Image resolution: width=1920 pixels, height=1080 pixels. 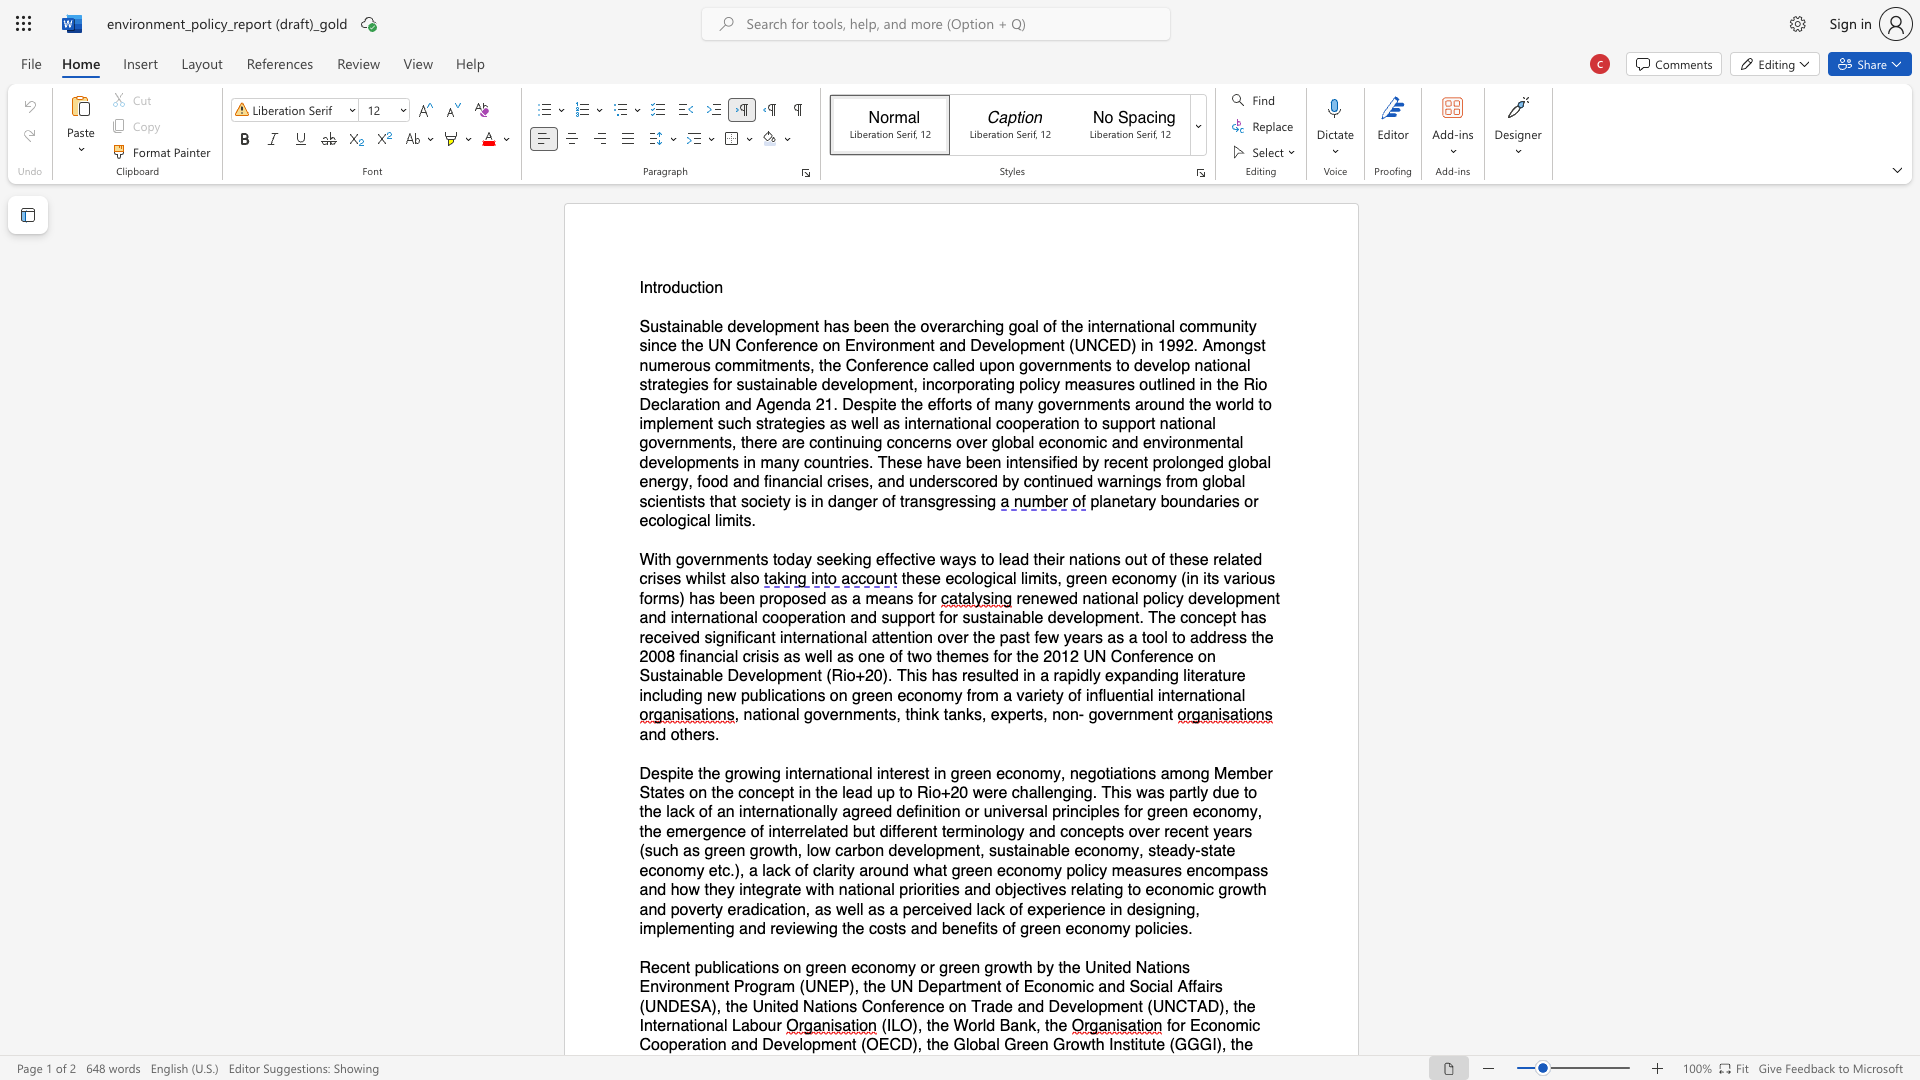 What do you see at coordinates (1142, 559) in the screenshot?
I see `the subset text "t of th" within the text "With governments today seeking effective ways to lead their nations out of these related crises whilst also"` at bounding box center [1142, 559].